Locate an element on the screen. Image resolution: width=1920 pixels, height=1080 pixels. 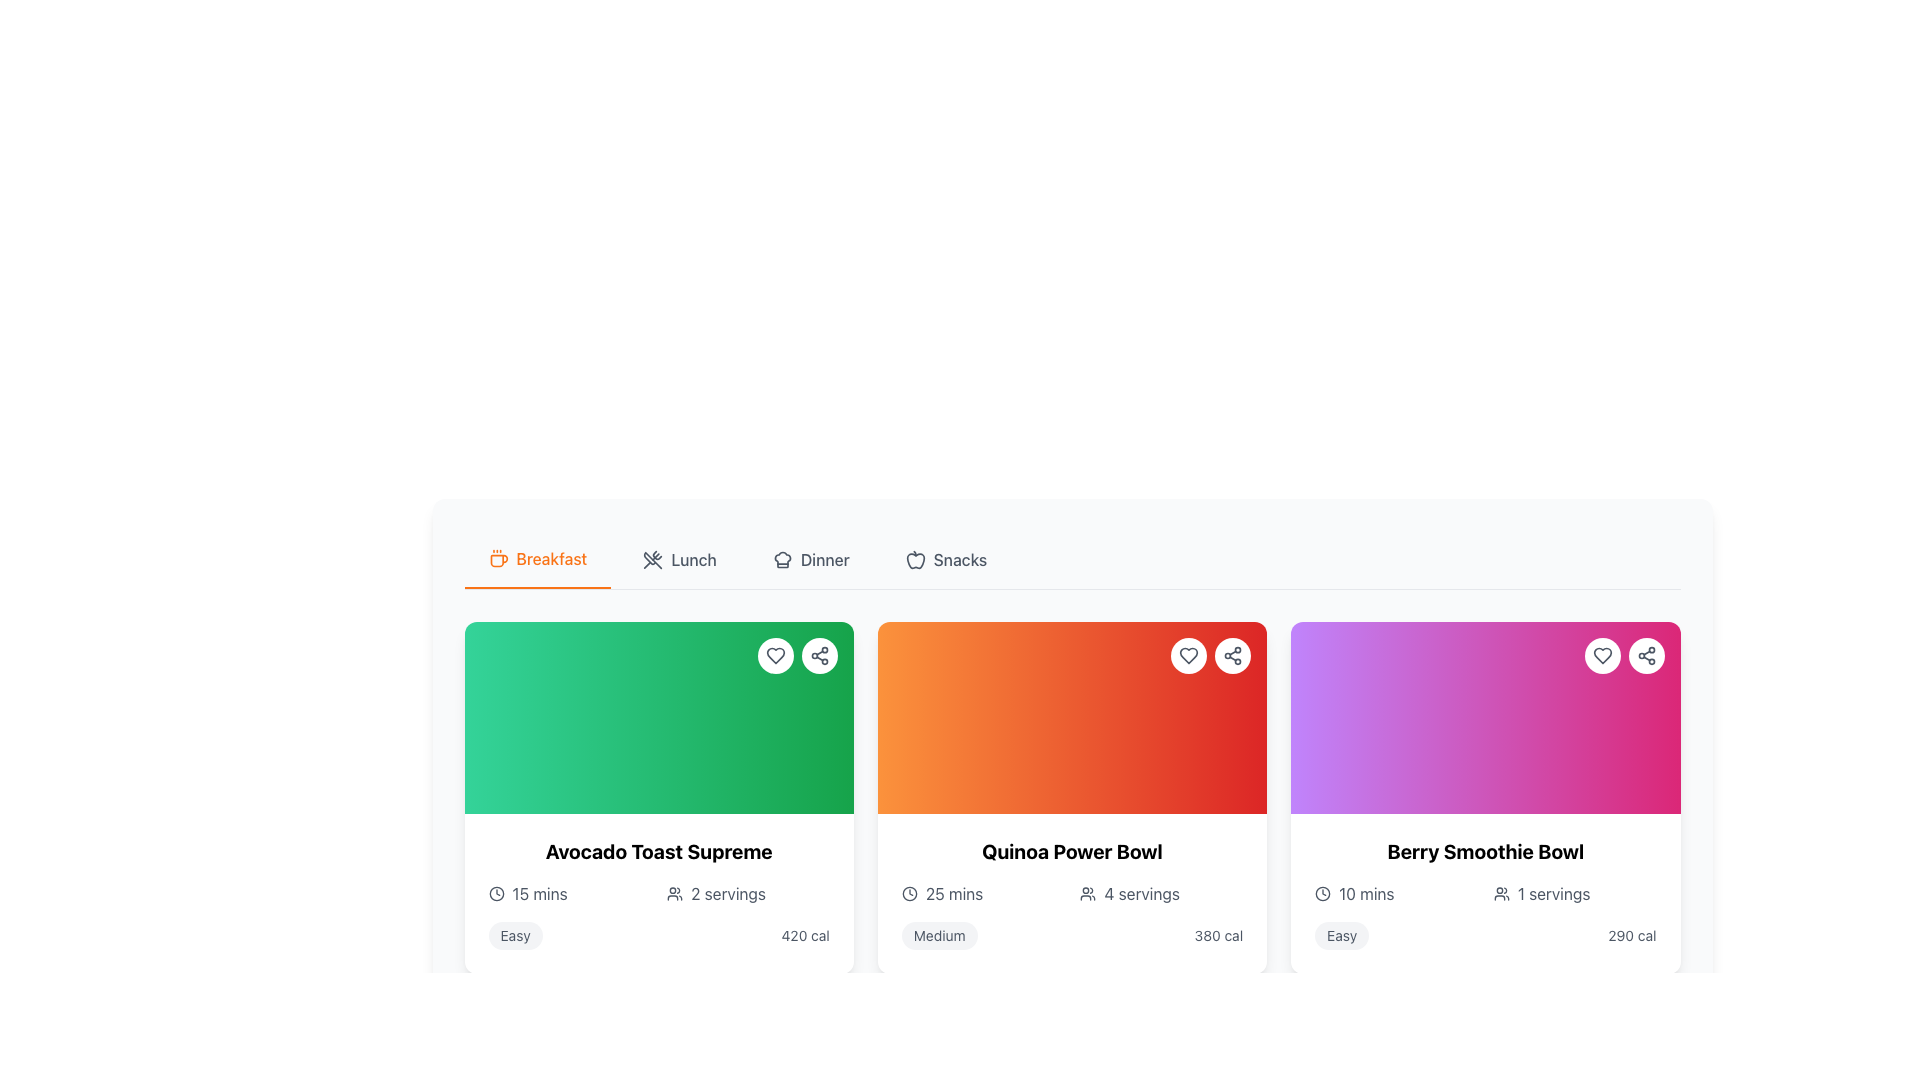
the 'Snacks' clickable text in the navigation menu is located at coordinates (945, 559).